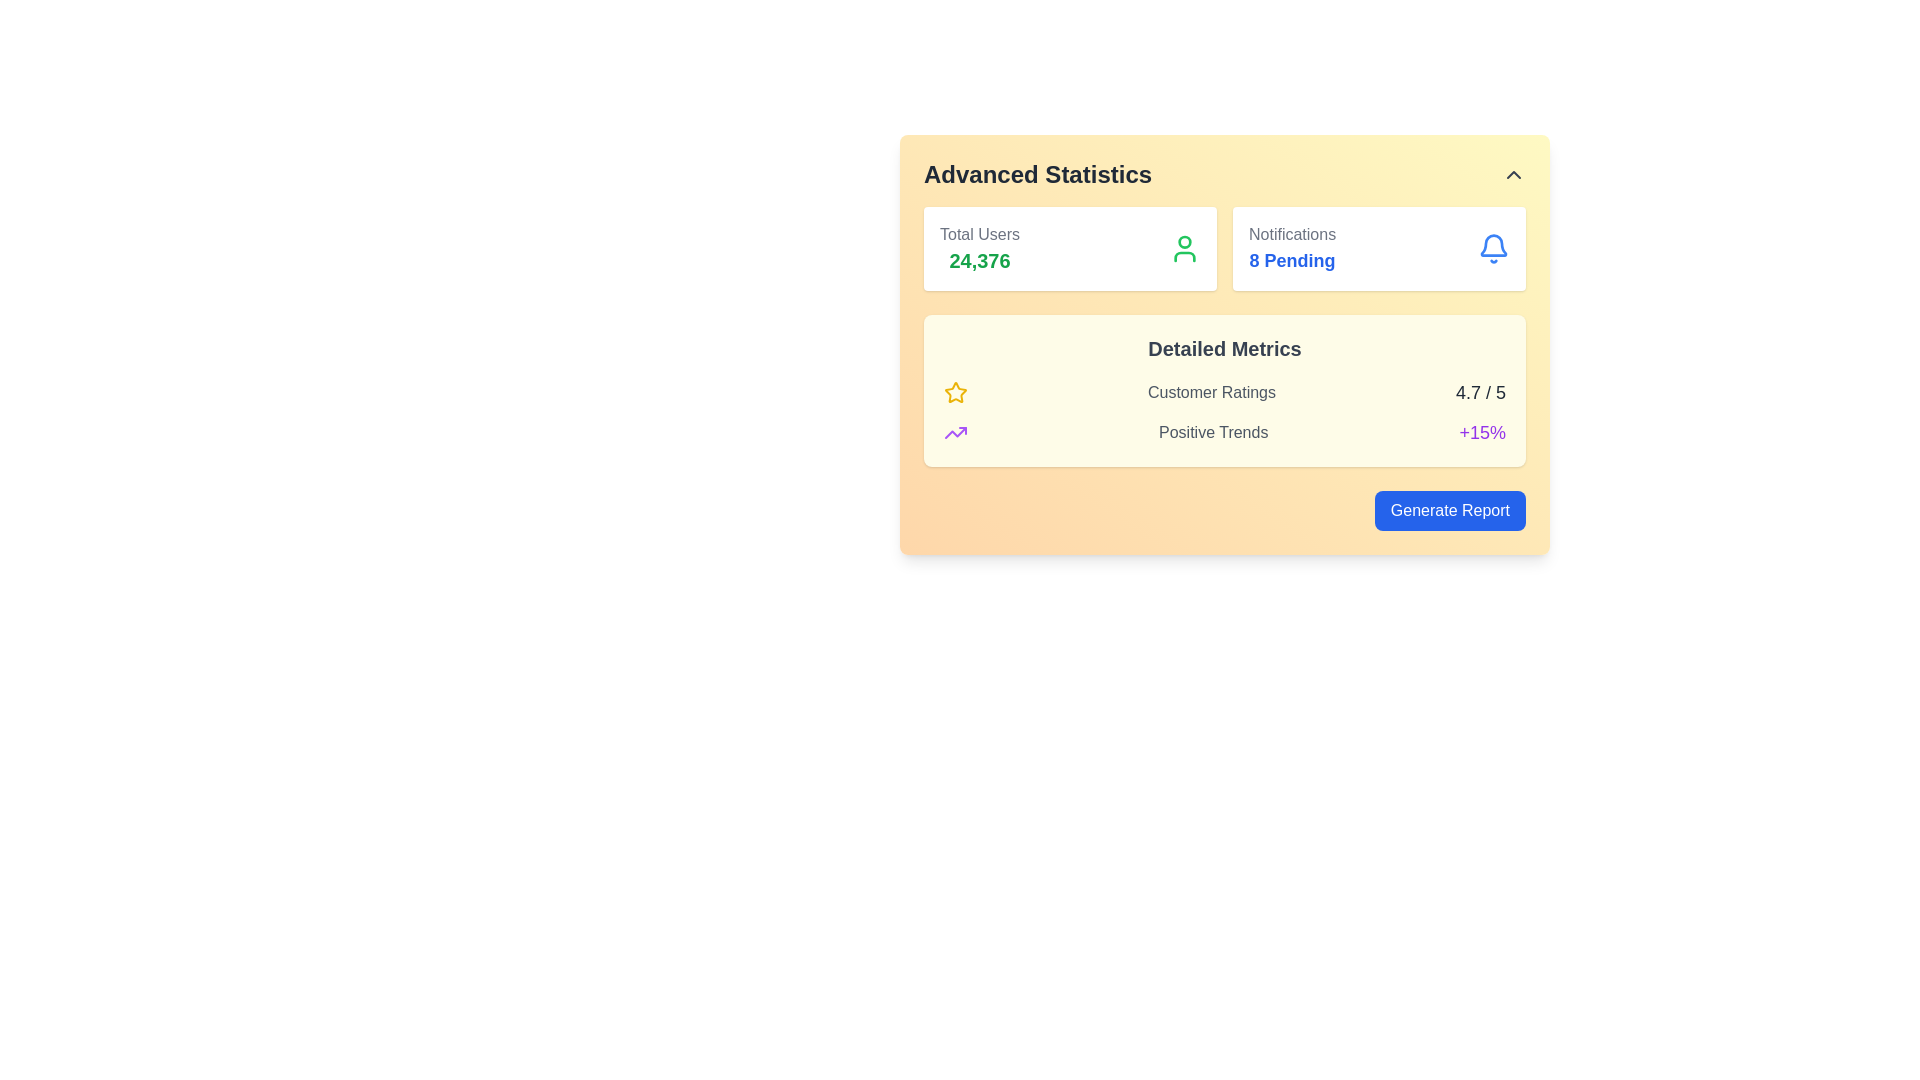 The height and width of the screenshot is (1080, 1920). Describe the element at coordinates (1292, 234) in the screenshot. I see `the notification section label located in the top section of the 'Advanced Statistics' card, positioned above the '8 Pending' text and adjacent to the bell icon` at that location.